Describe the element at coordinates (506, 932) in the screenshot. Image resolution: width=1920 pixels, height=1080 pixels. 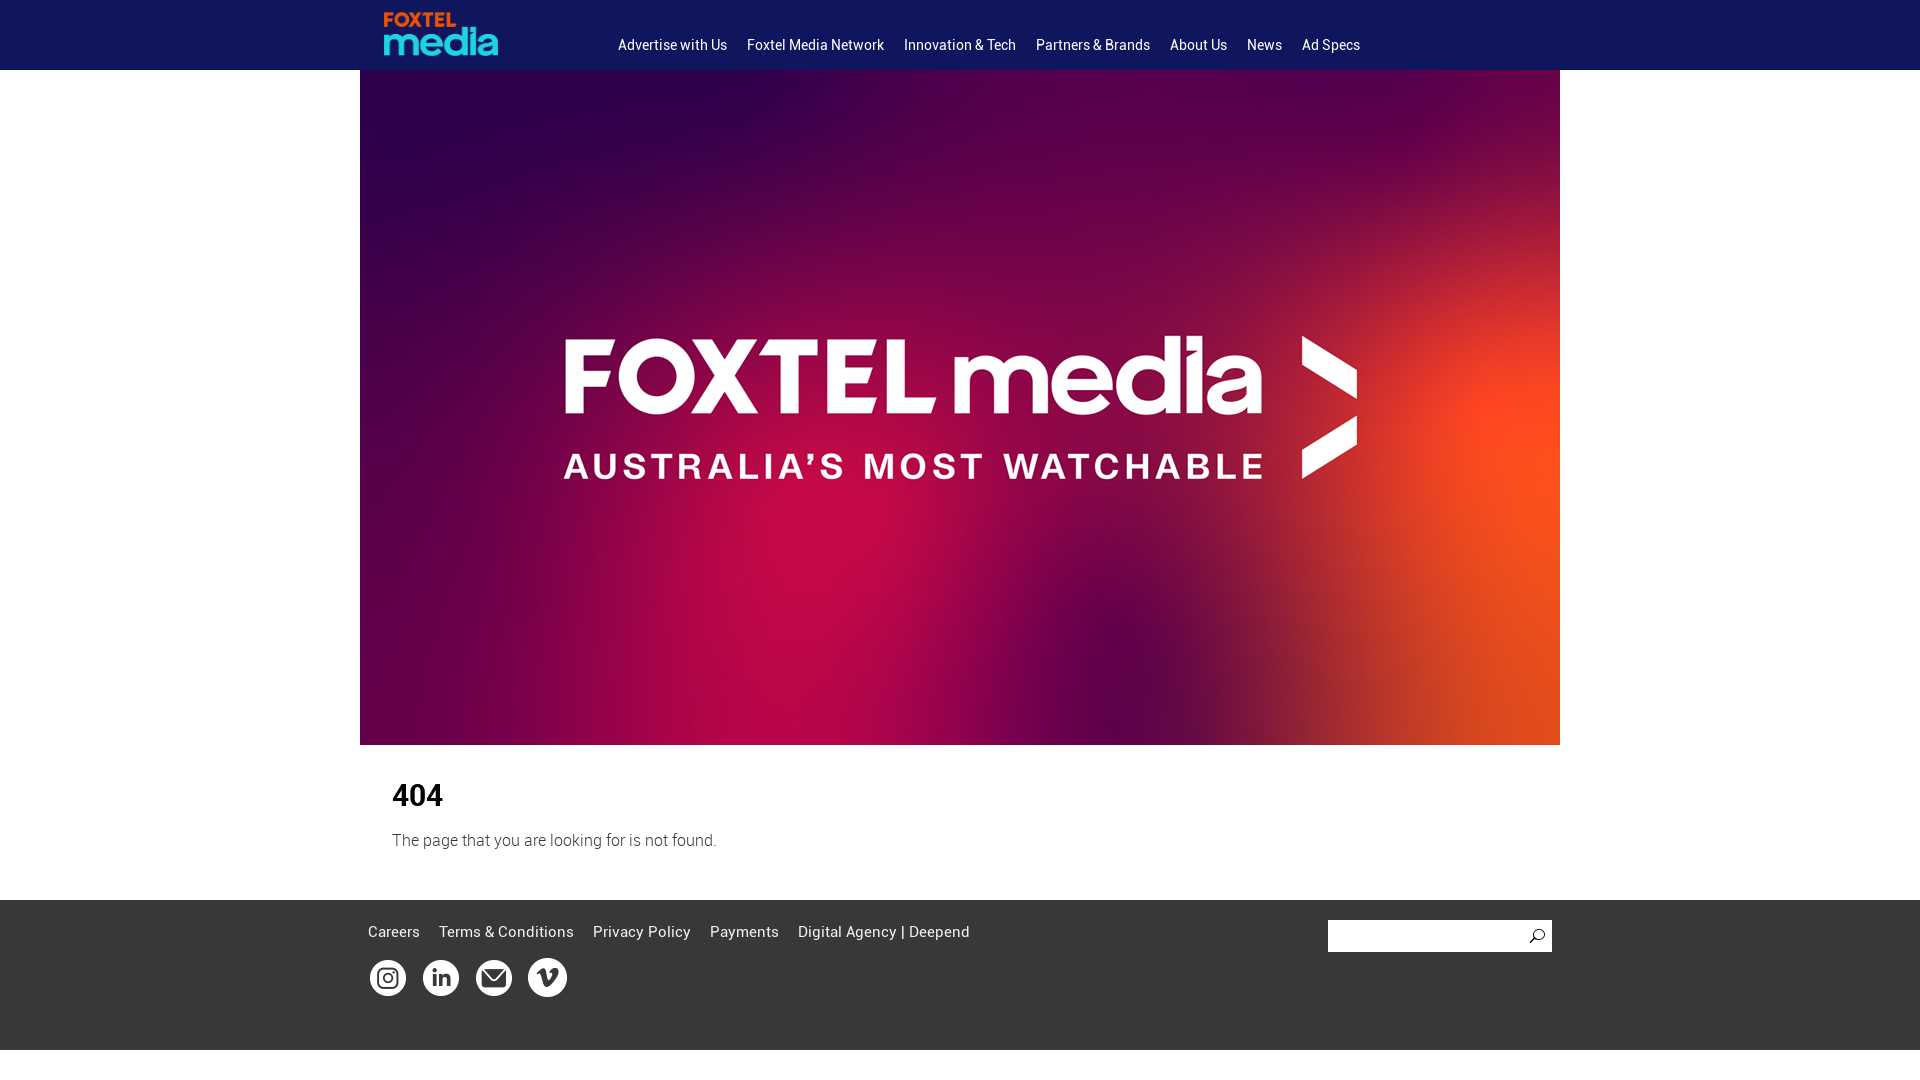
I see `'Terms & Conditions'` at that location.